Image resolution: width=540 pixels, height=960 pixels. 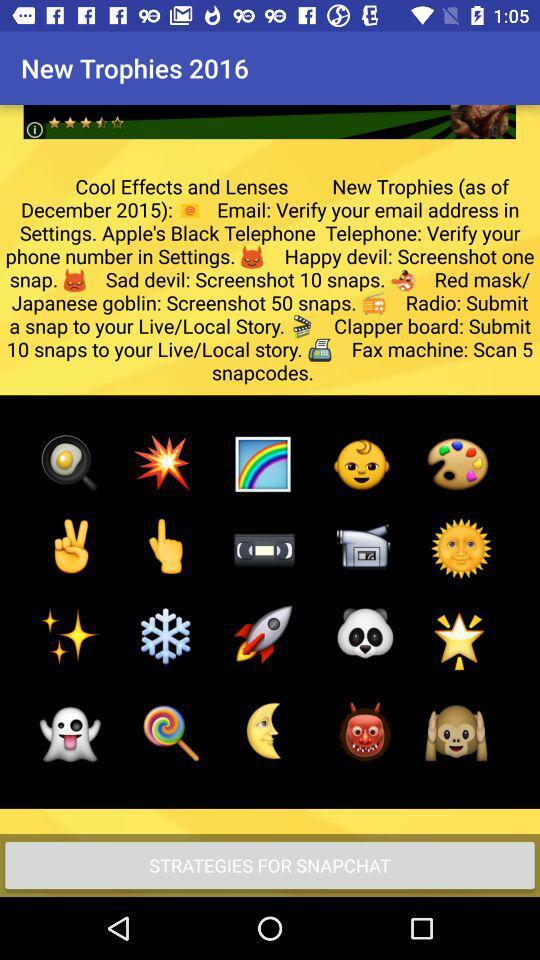 What do you see at coordinates (269, 106) in the screenshot?
I see `opens advertisement link` at bounding box center [269, 106].